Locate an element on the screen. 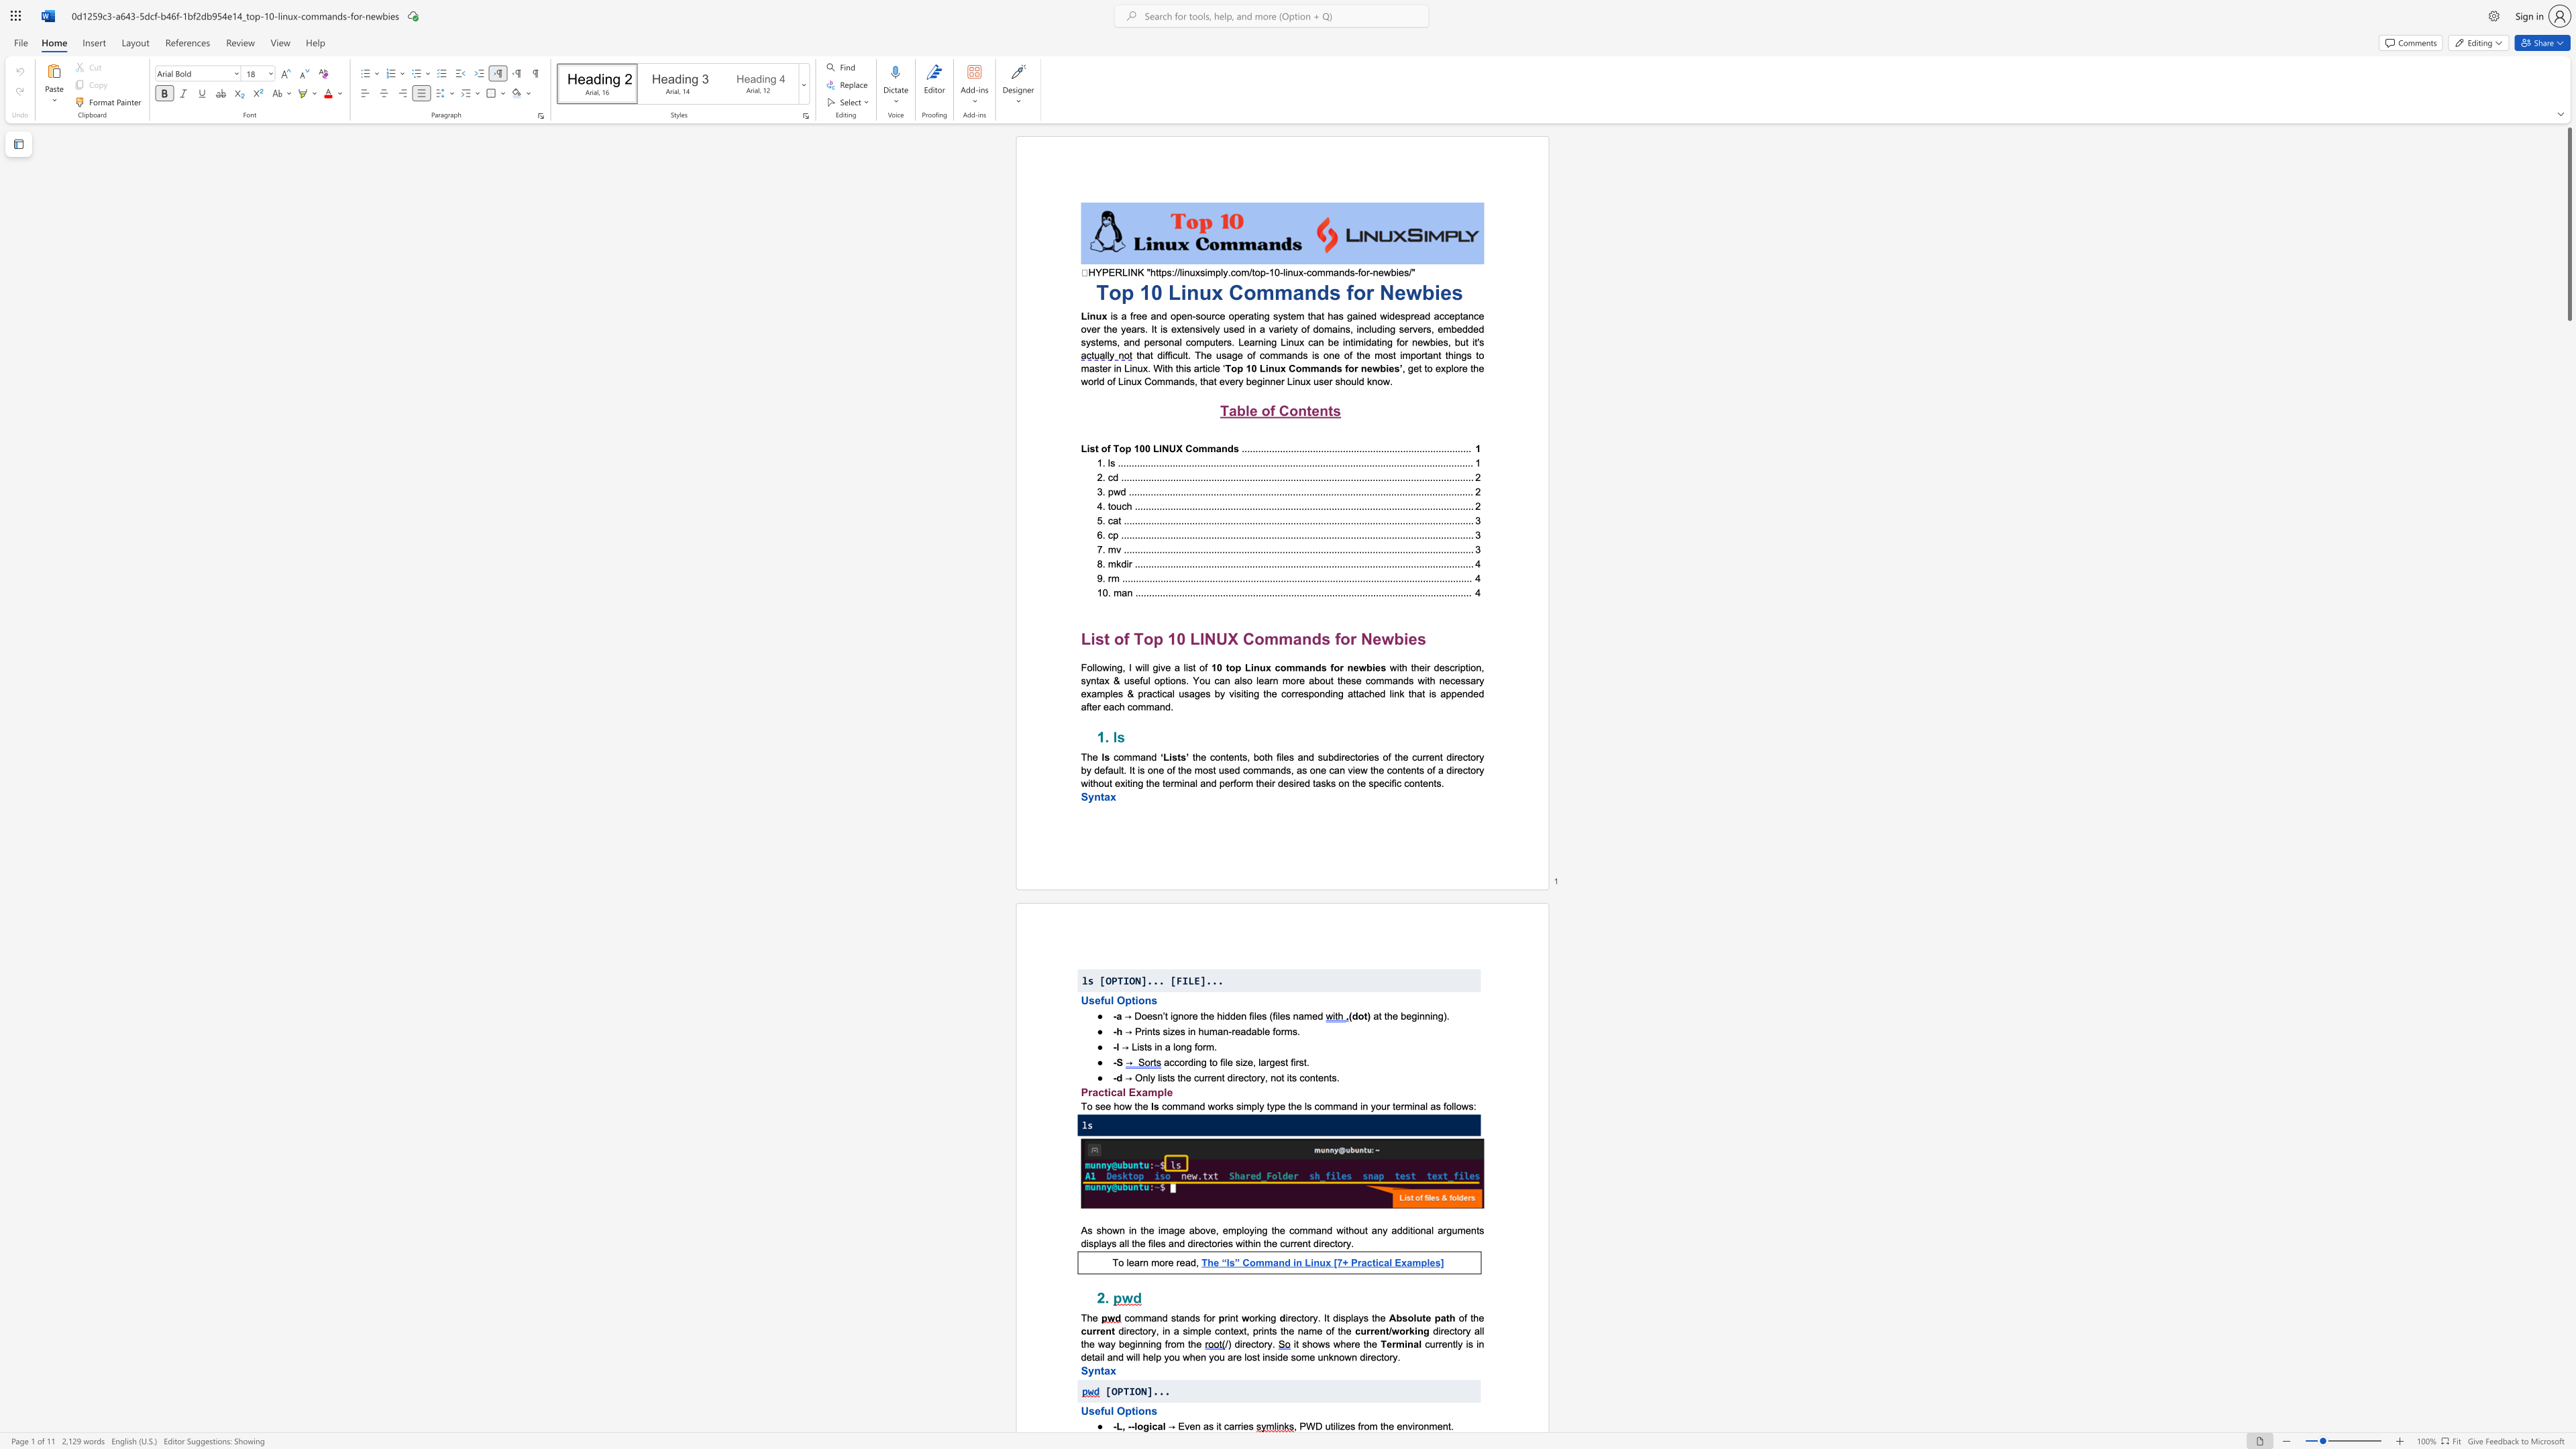  the 2th character "c" in the text is located at coordinates (1114, 1091).